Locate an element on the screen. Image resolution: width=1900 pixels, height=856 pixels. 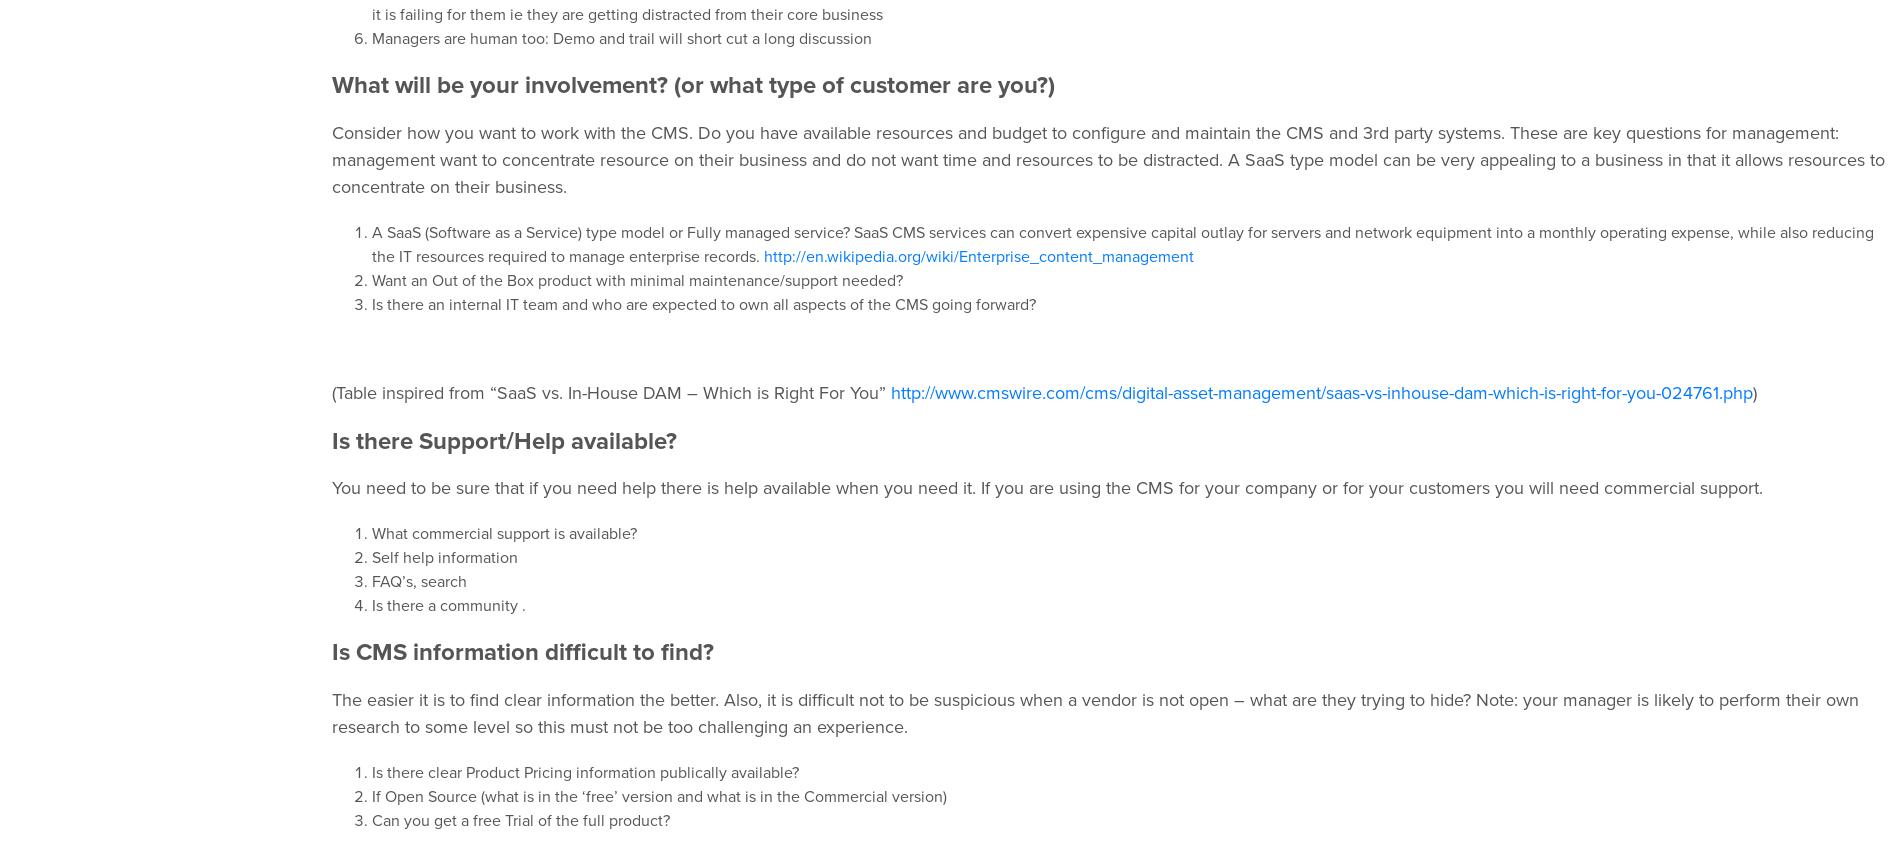
'Is there a community .' is located at coordinates (447, 605).